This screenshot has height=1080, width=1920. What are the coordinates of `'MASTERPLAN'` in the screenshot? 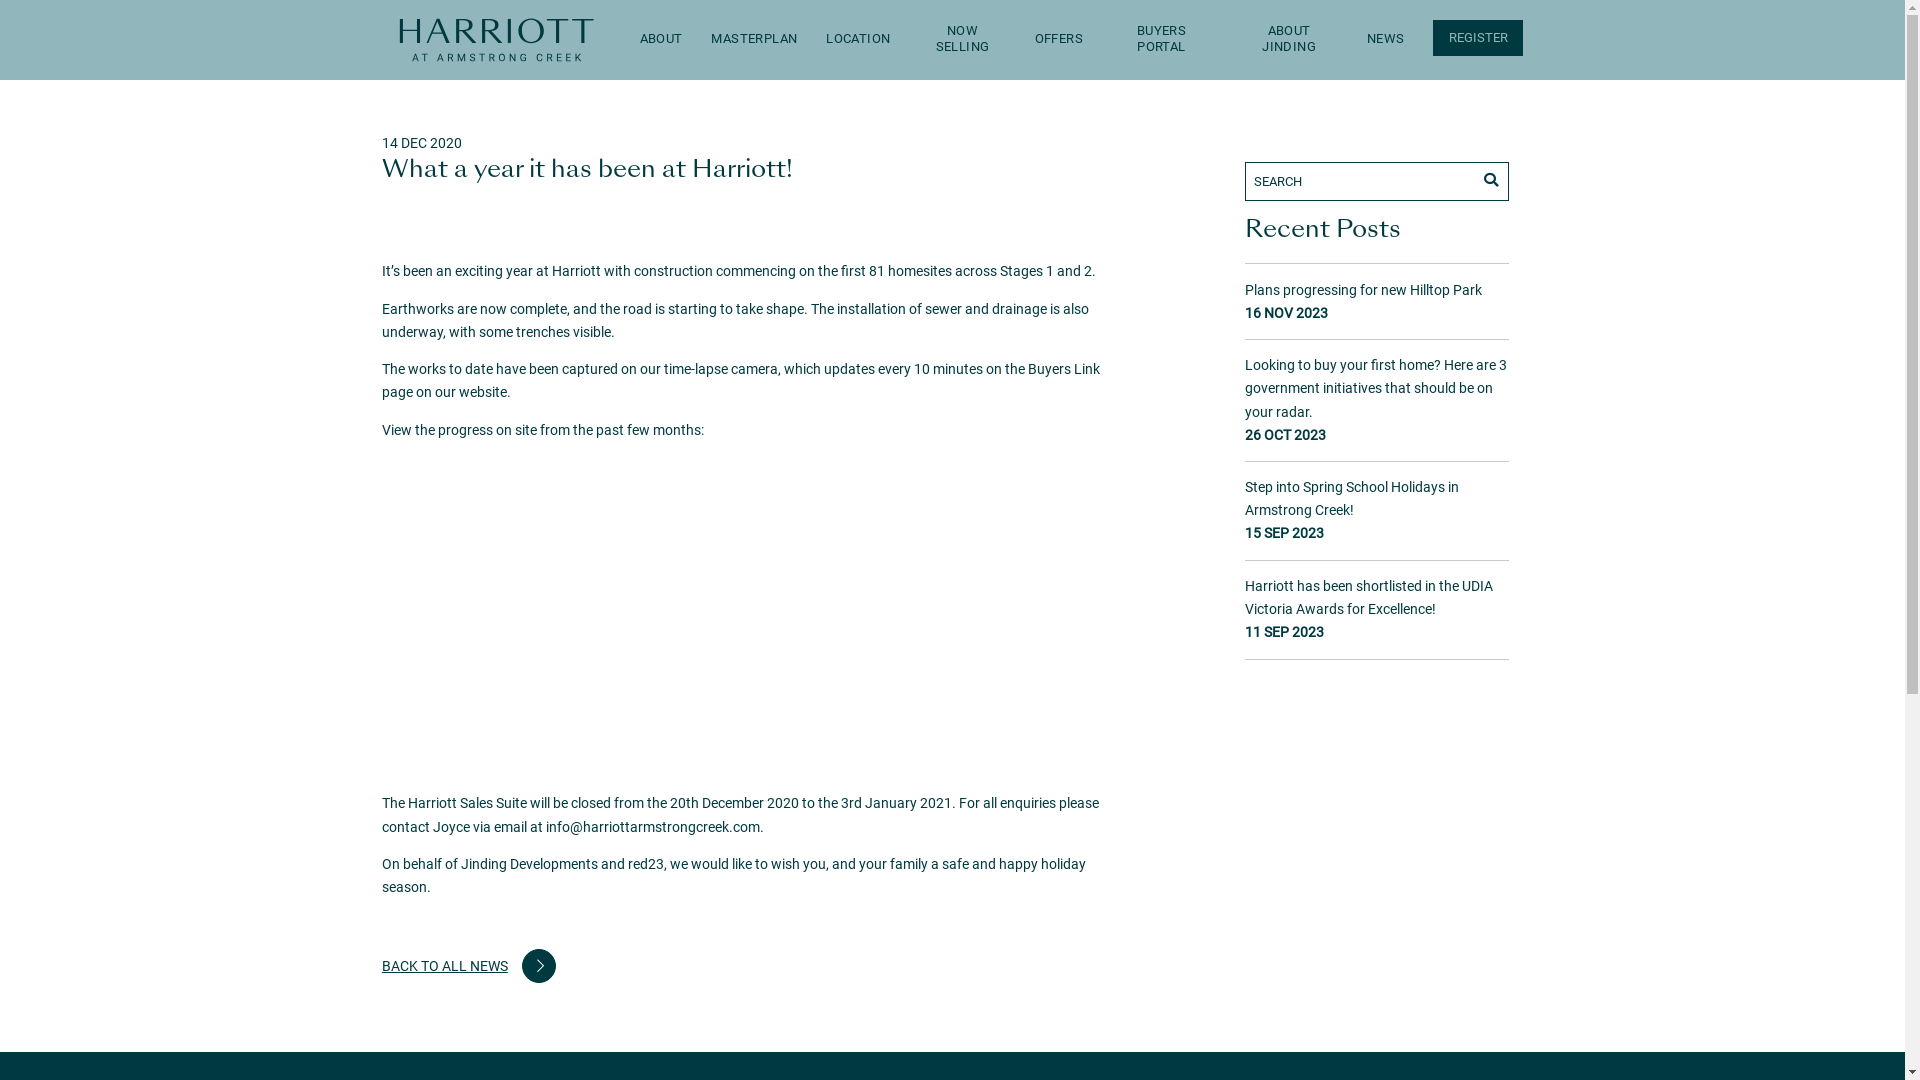 It's located at (752, 40).